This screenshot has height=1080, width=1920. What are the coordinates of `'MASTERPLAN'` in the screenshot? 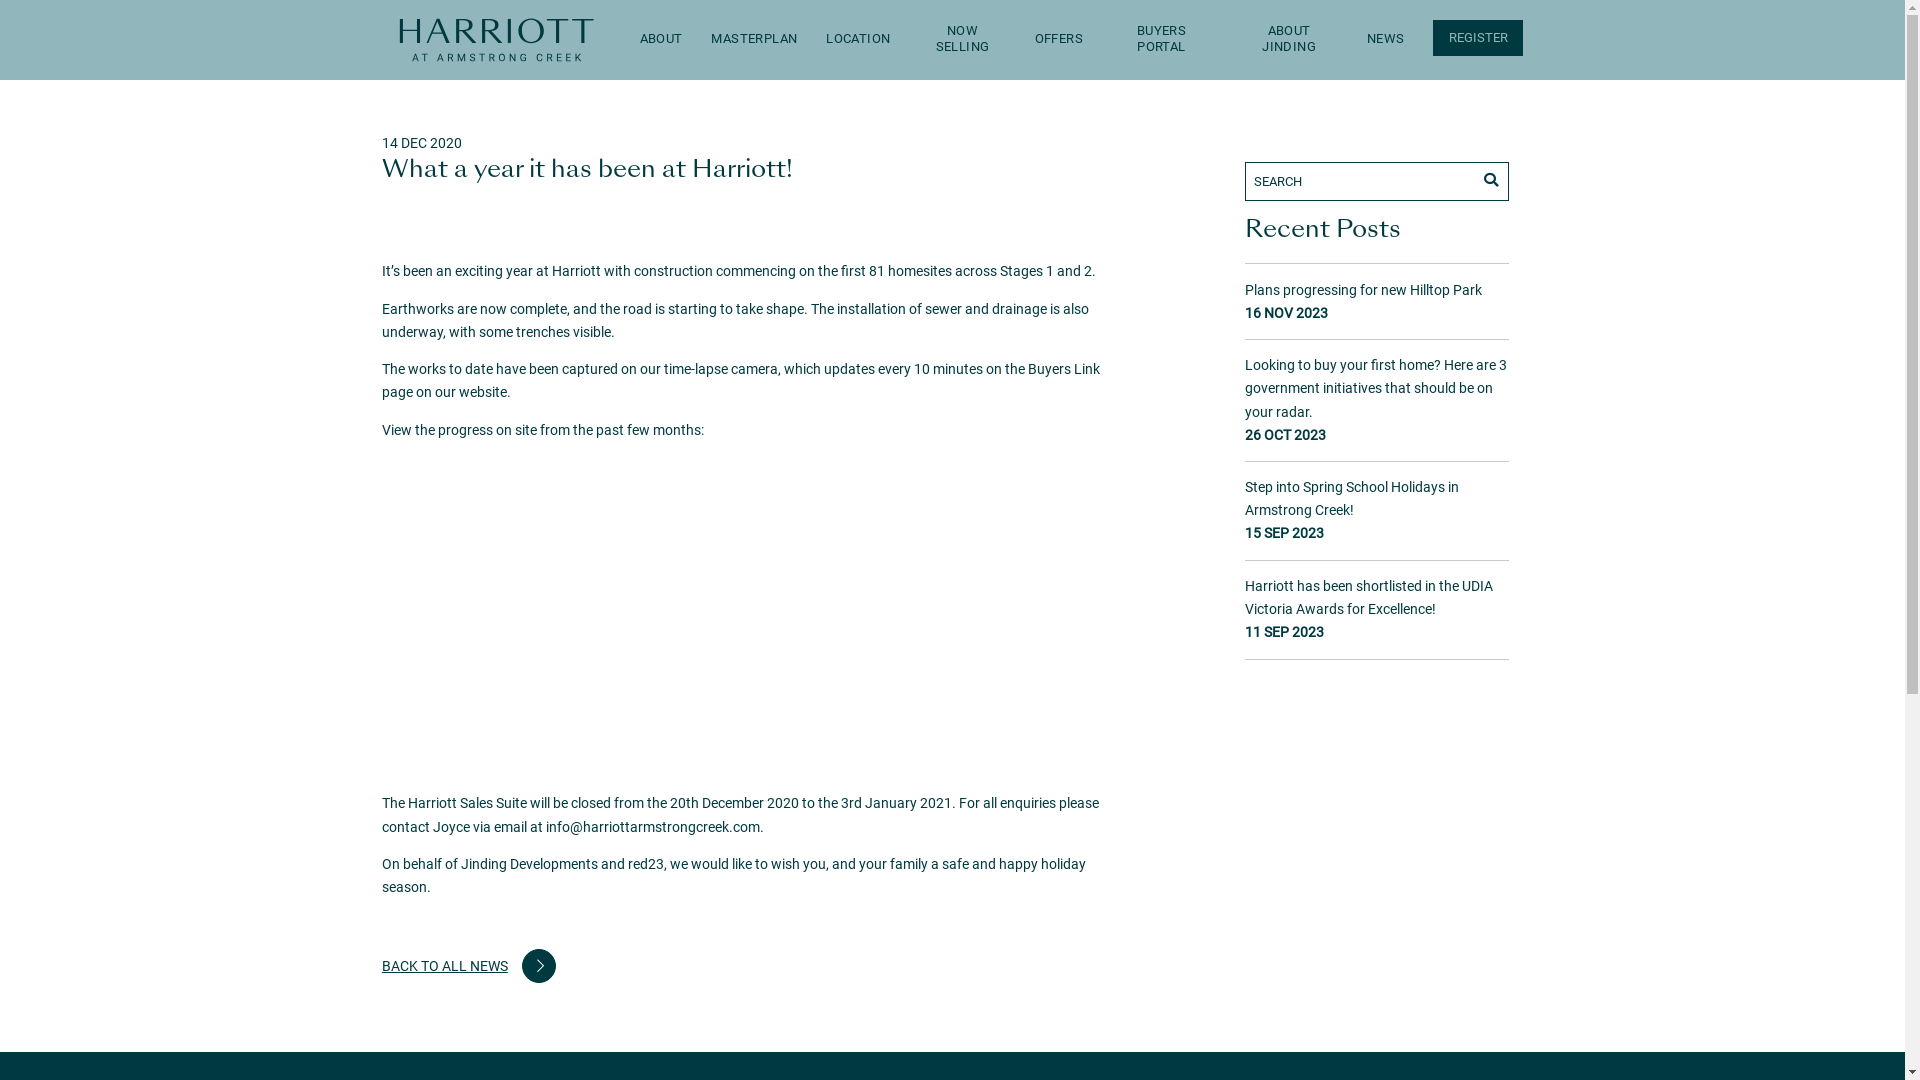 It's located at (752, 40).